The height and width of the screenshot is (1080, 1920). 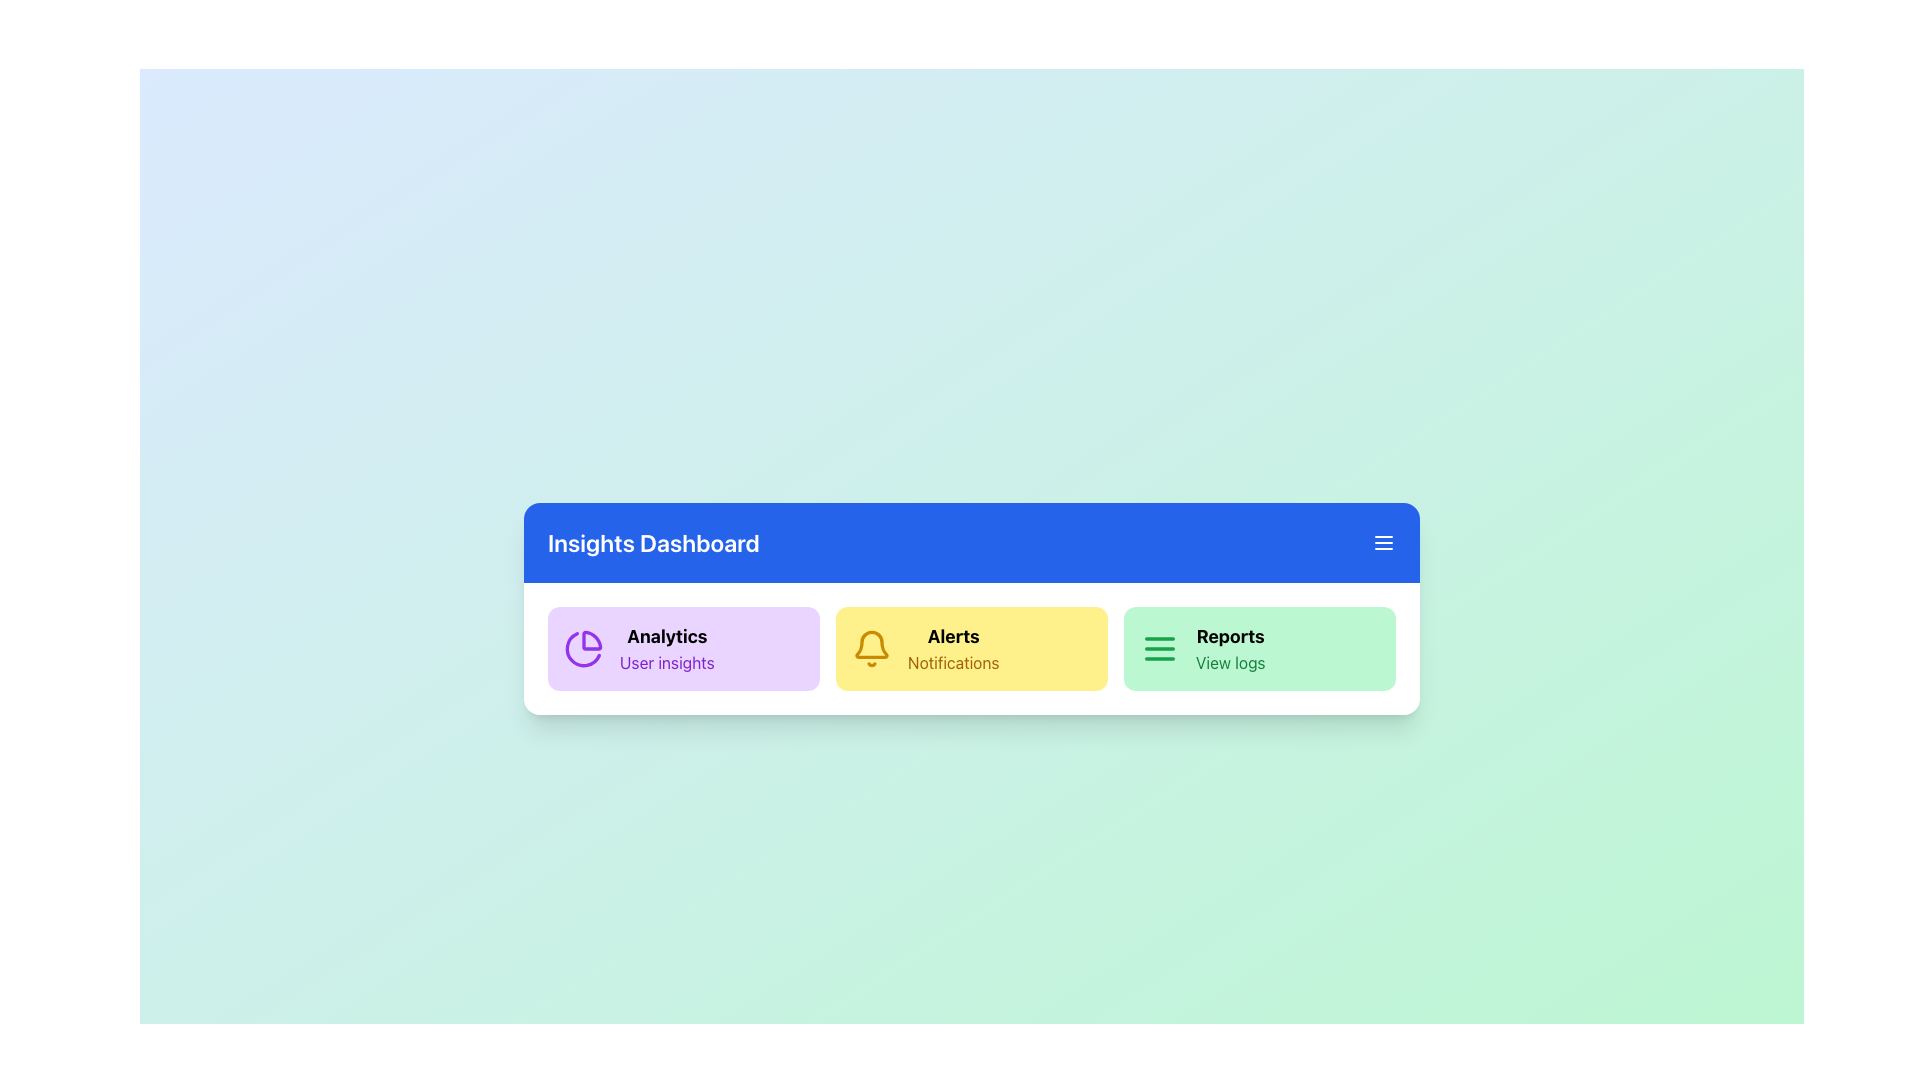 I want to click on the alerts icon which indicates the presence of notifications in the yellow card at the center of the dashboard interface, so click(x=872, y=644).